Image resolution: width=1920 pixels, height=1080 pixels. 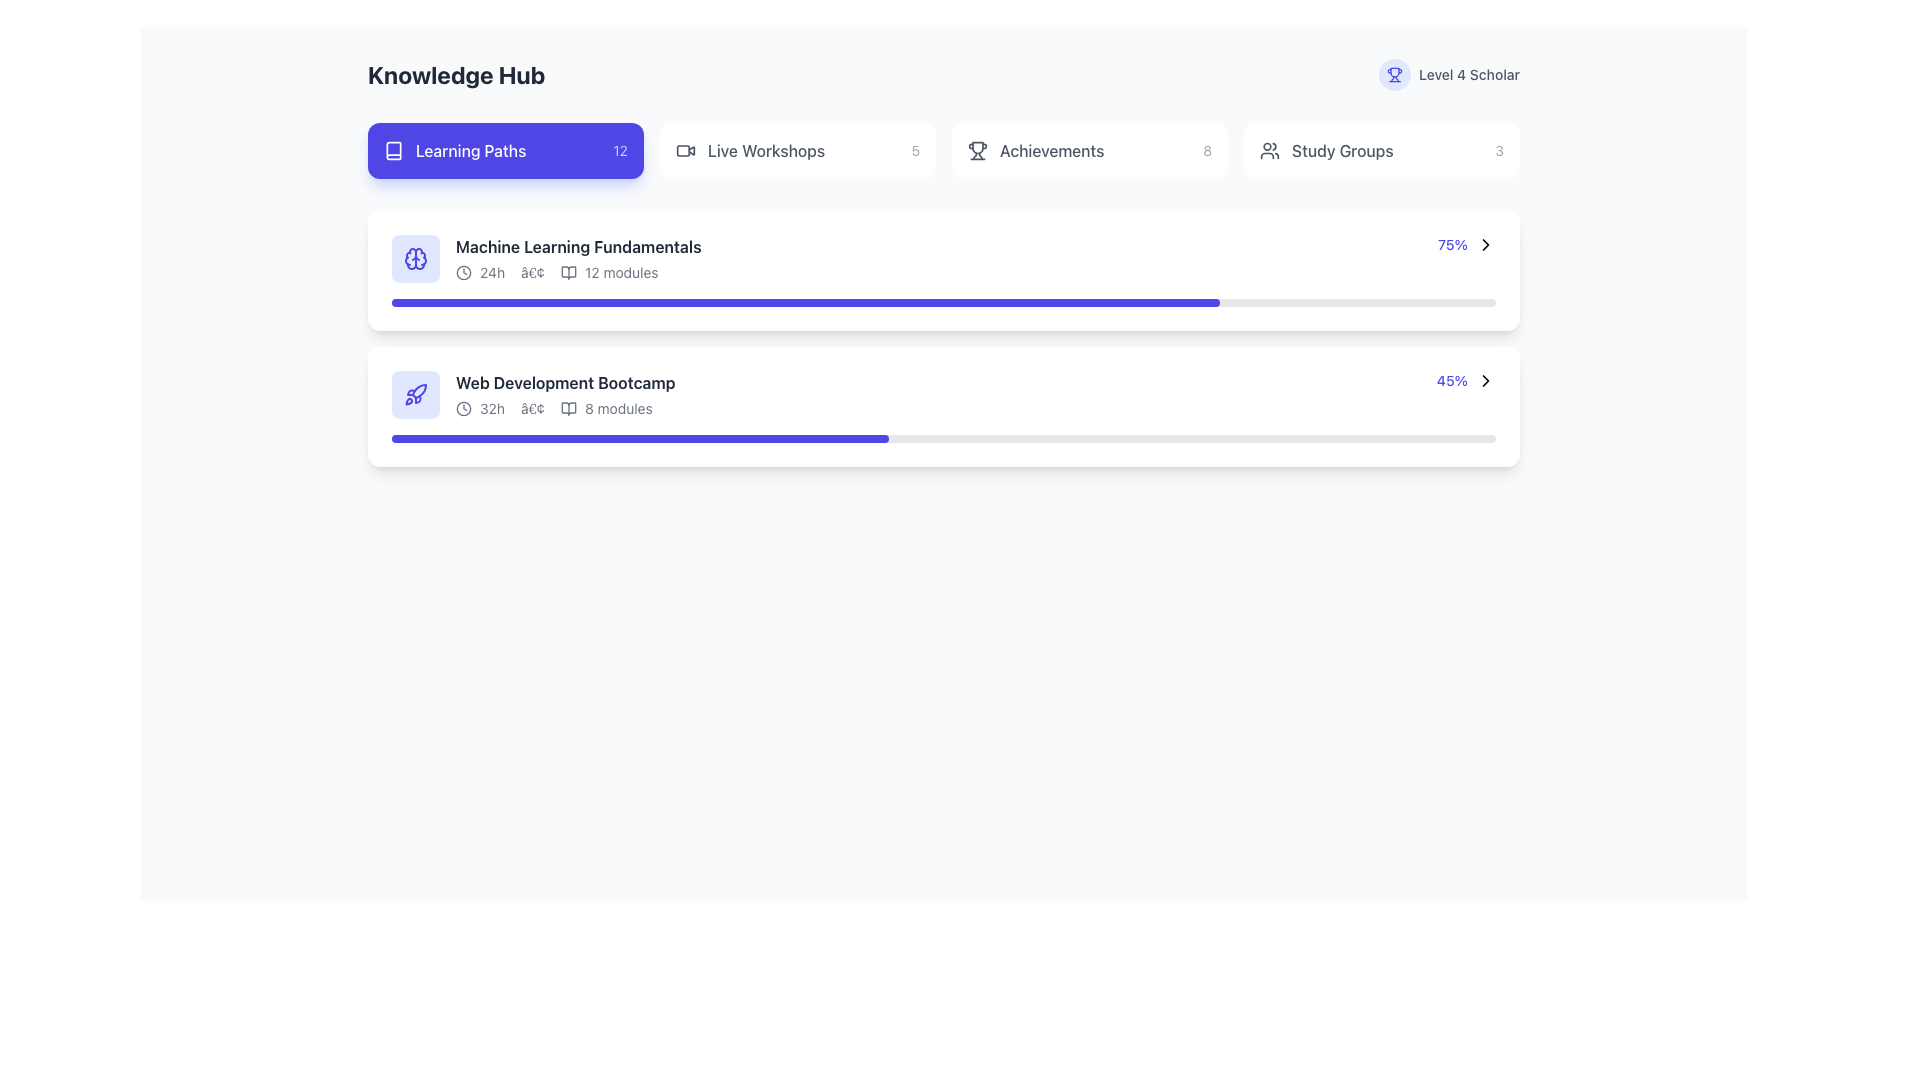 I want to click on text label displaying the duration of the task 'Machine Learning Fundamentals', which is the first numeric value following a clock icon, so click(x=492, y=273).